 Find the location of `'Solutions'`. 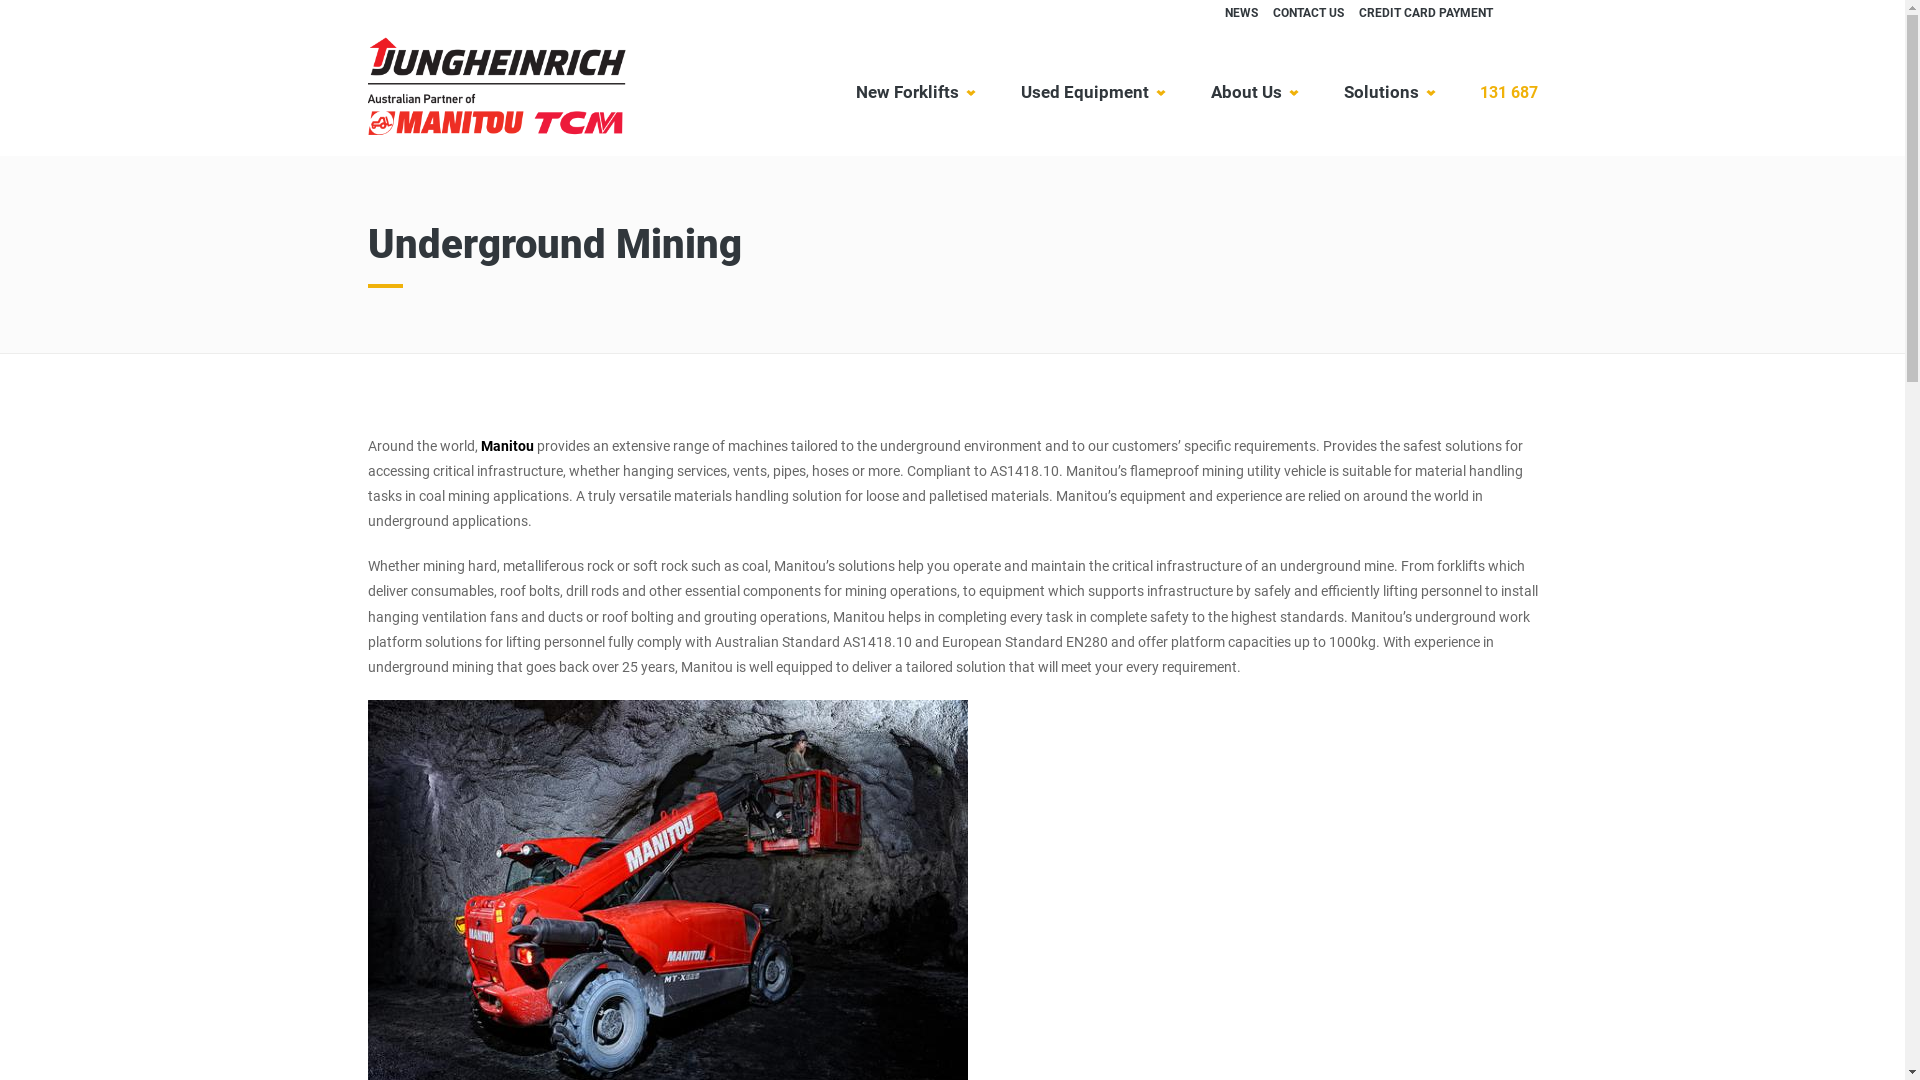

'Solutions' is located at coordinates (1387, 92).